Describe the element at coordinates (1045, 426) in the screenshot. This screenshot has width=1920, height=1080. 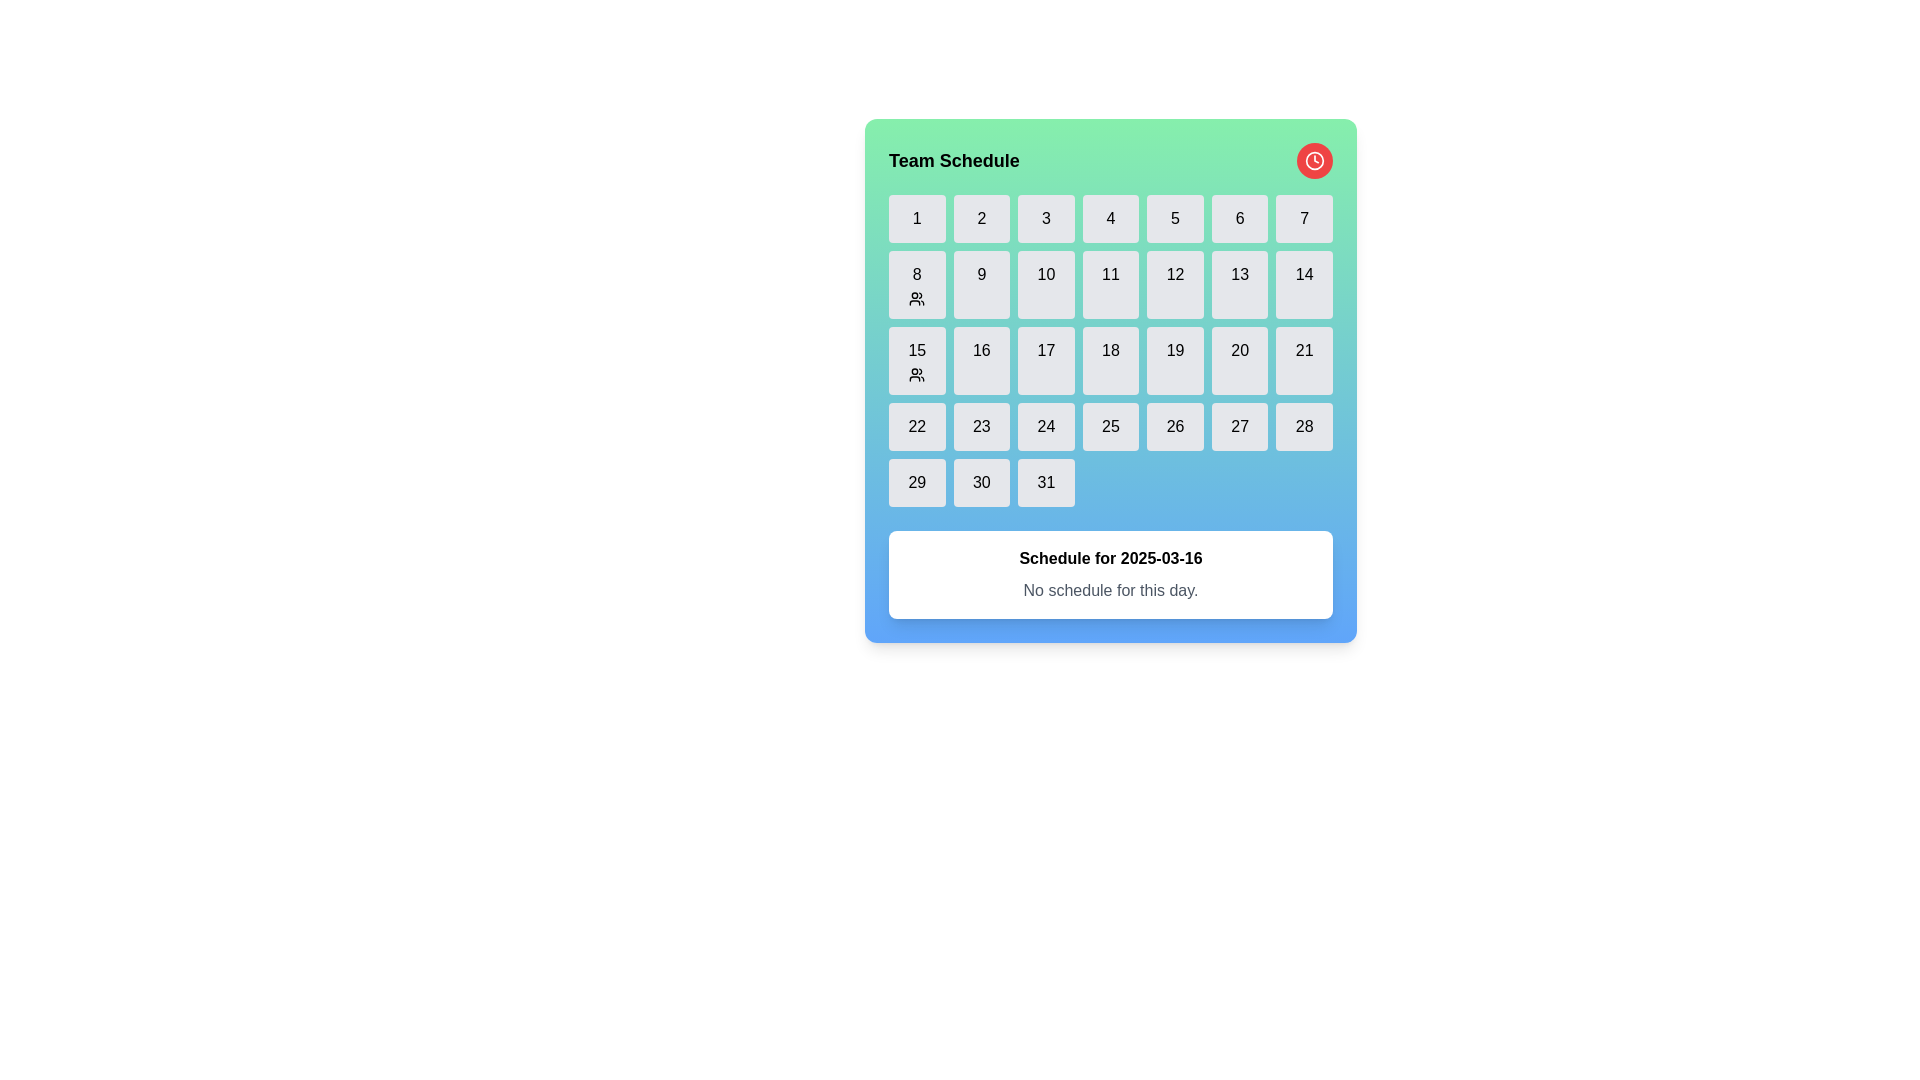
I see `the button displaying the number '24' in black typography, which is centered within a light gray square with rounded corners in the fourth row of the calendar grid` at that location.